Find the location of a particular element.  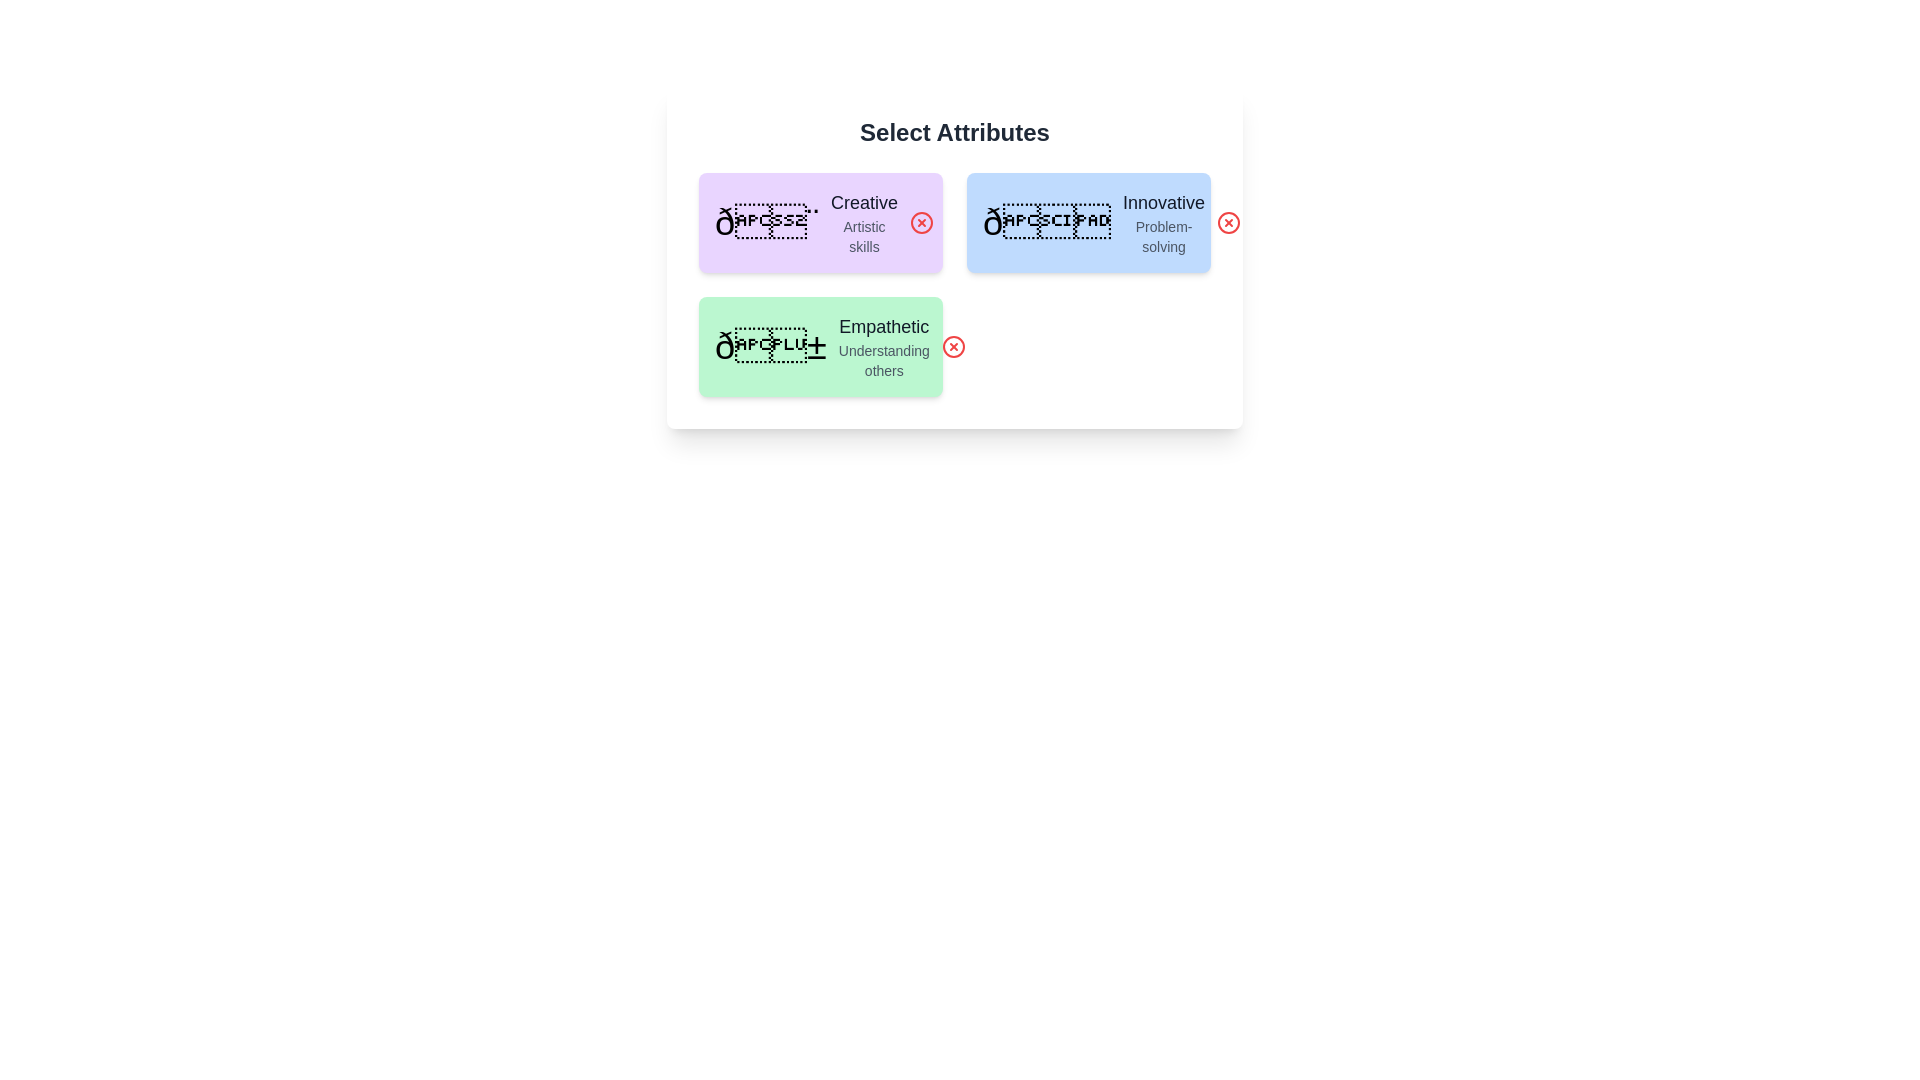

the attribute card labeled Innovative is located at coordinates (1088, 223).